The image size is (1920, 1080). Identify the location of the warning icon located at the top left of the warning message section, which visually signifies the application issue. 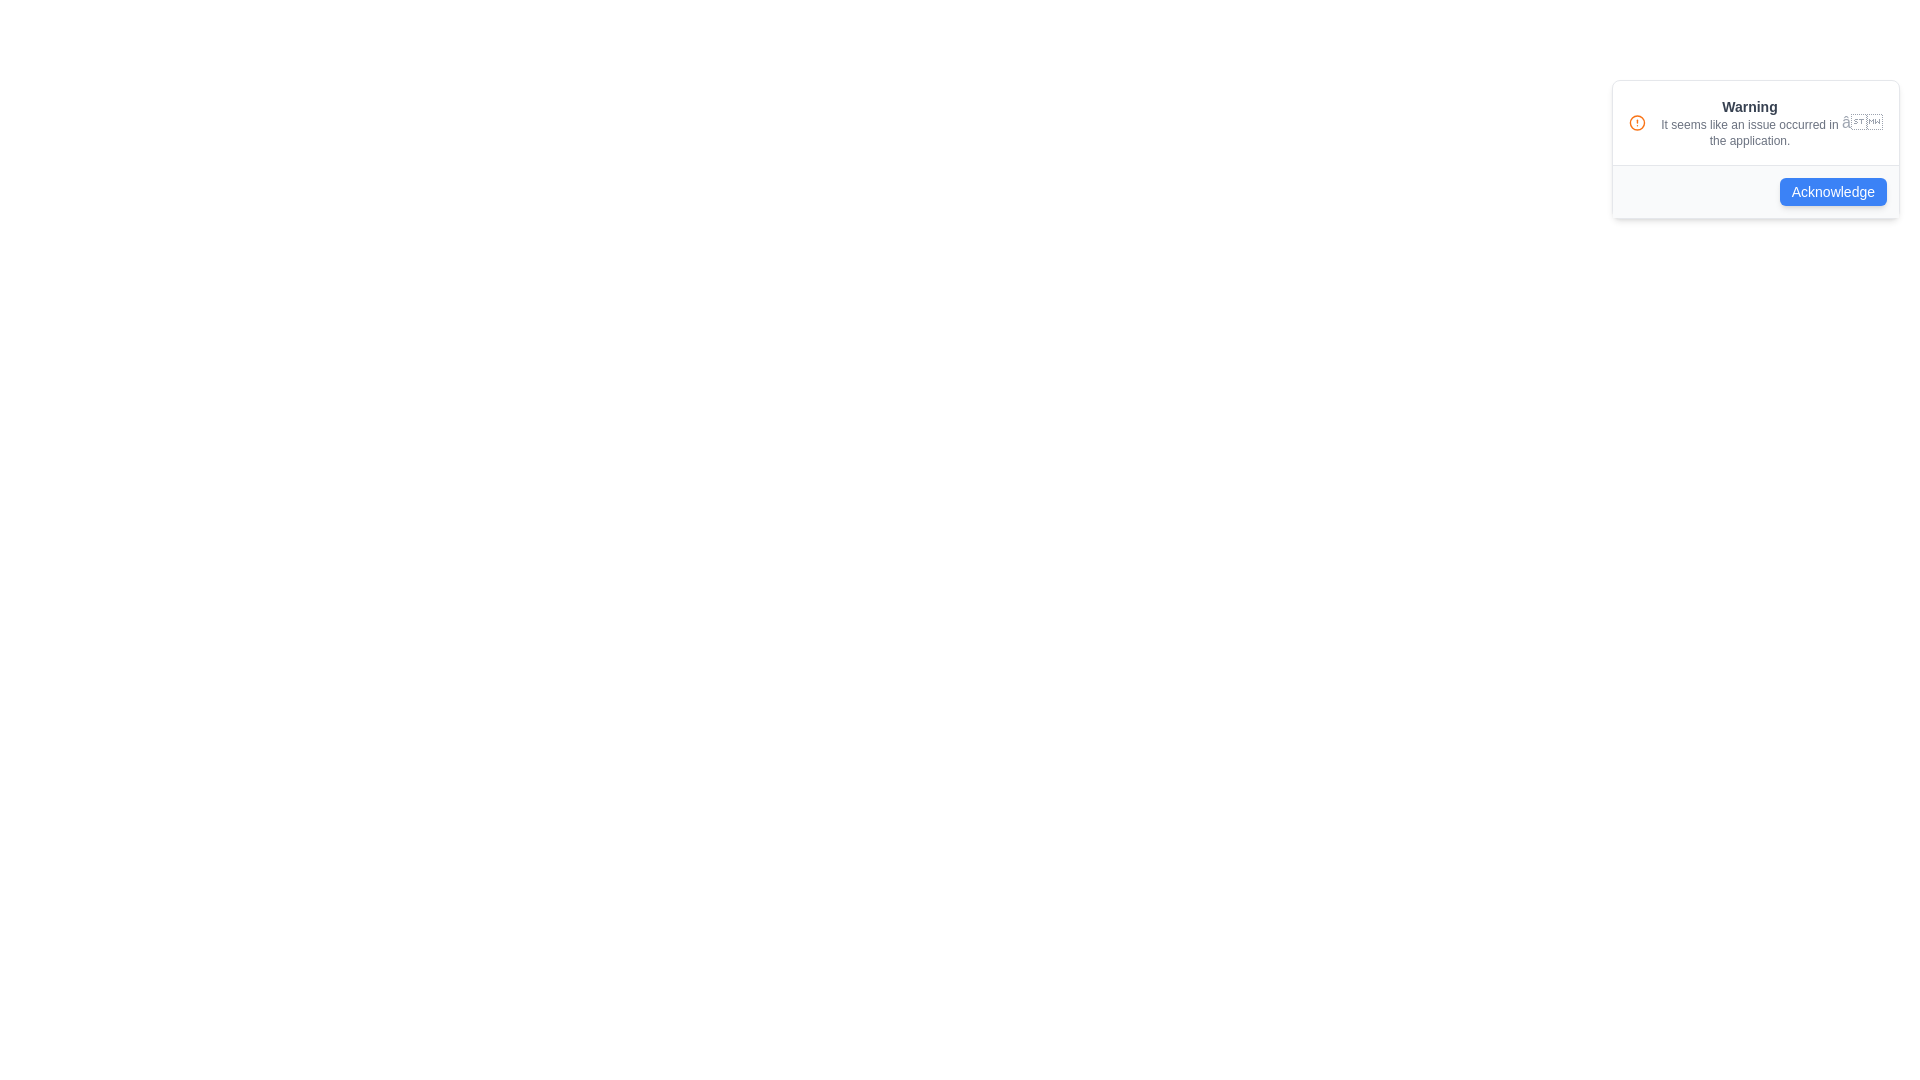
(1637, 123).